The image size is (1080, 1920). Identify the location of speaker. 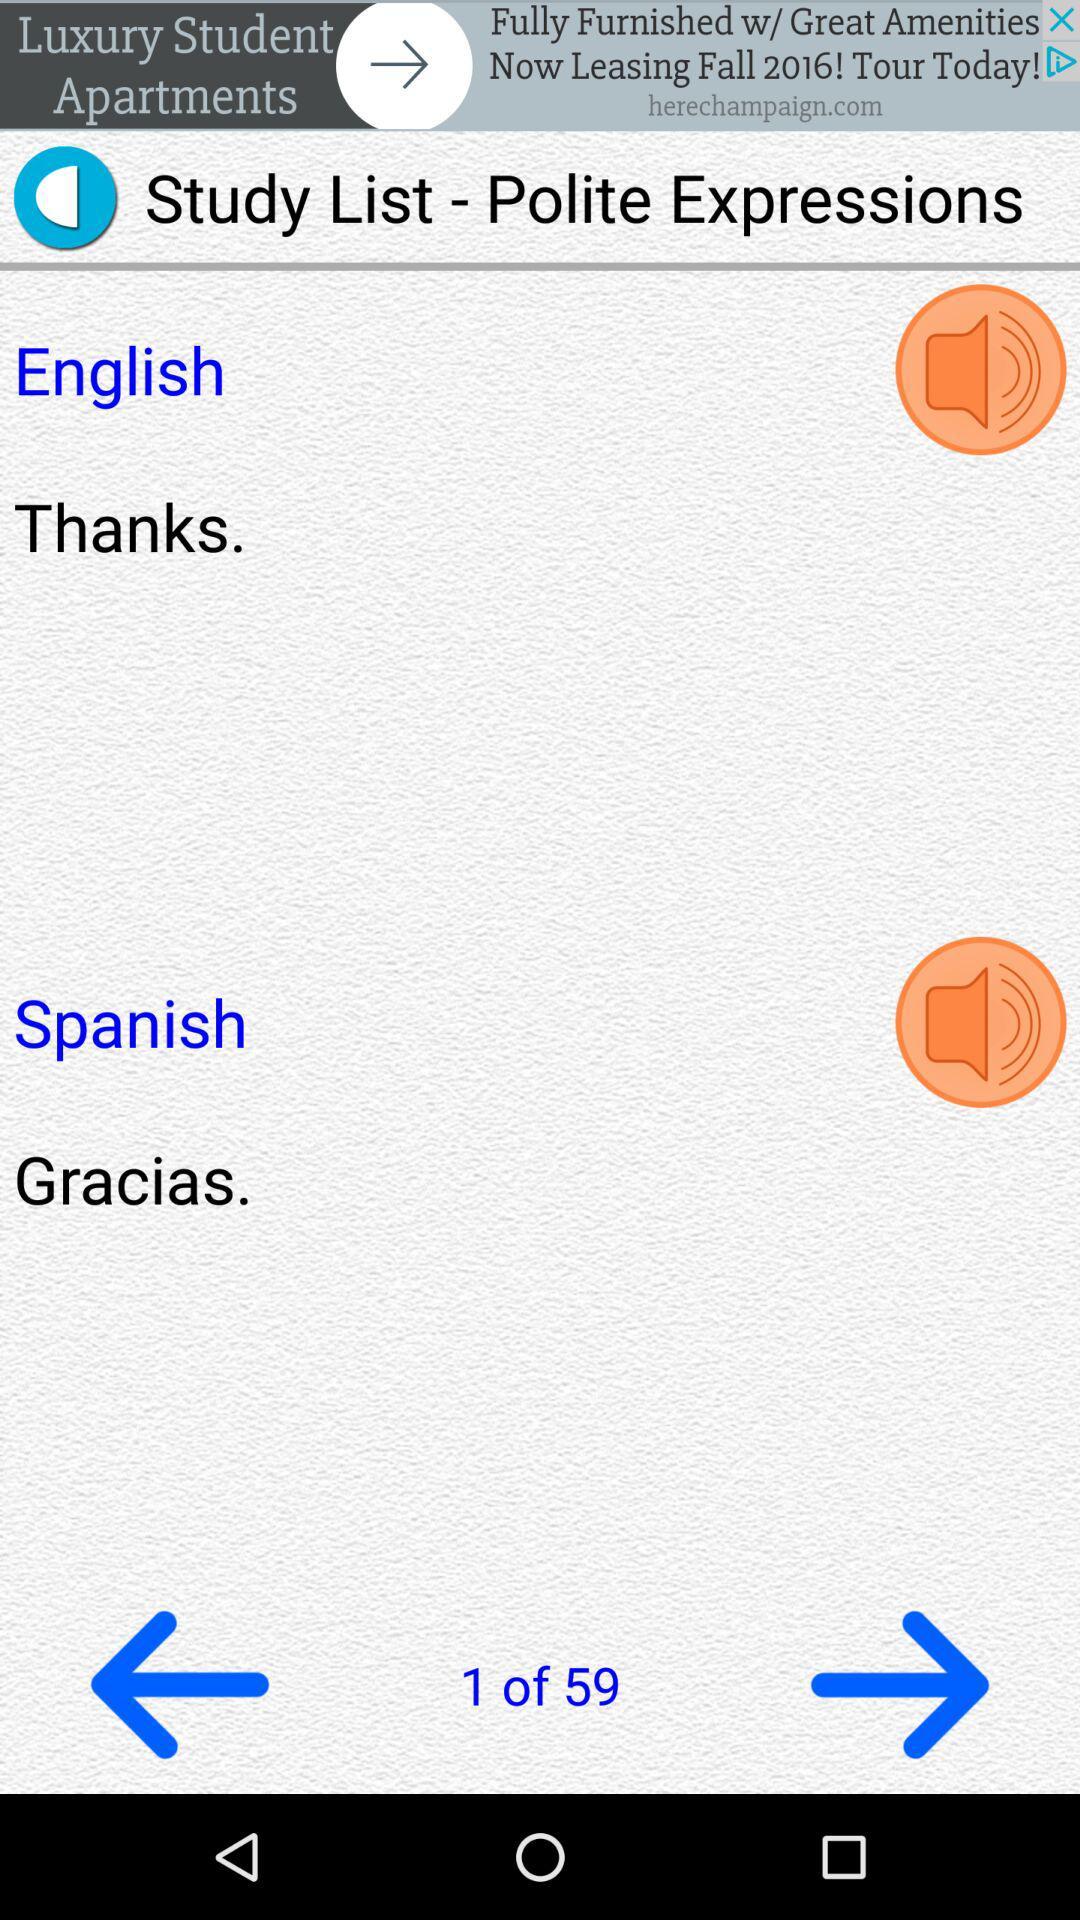
(979, 369).